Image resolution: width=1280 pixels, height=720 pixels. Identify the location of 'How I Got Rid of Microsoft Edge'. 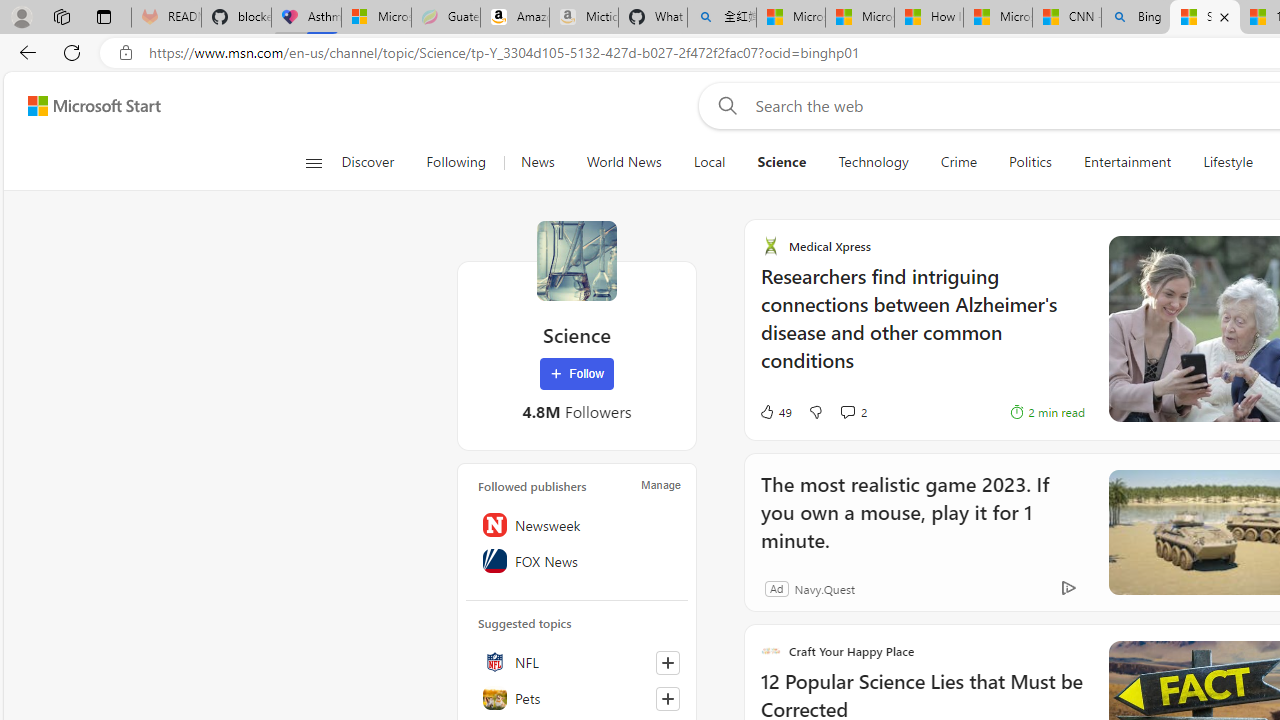
(927, 17).